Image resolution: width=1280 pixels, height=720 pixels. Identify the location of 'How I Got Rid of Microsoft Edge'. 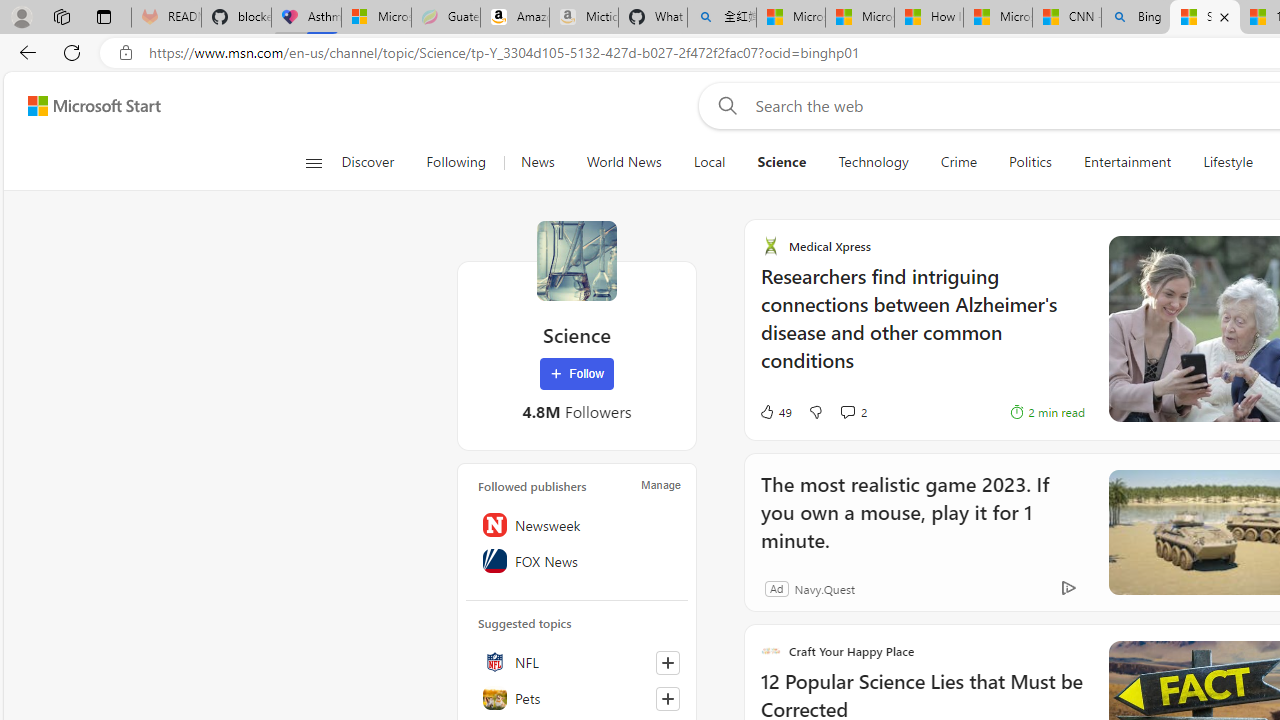
(927, 17).